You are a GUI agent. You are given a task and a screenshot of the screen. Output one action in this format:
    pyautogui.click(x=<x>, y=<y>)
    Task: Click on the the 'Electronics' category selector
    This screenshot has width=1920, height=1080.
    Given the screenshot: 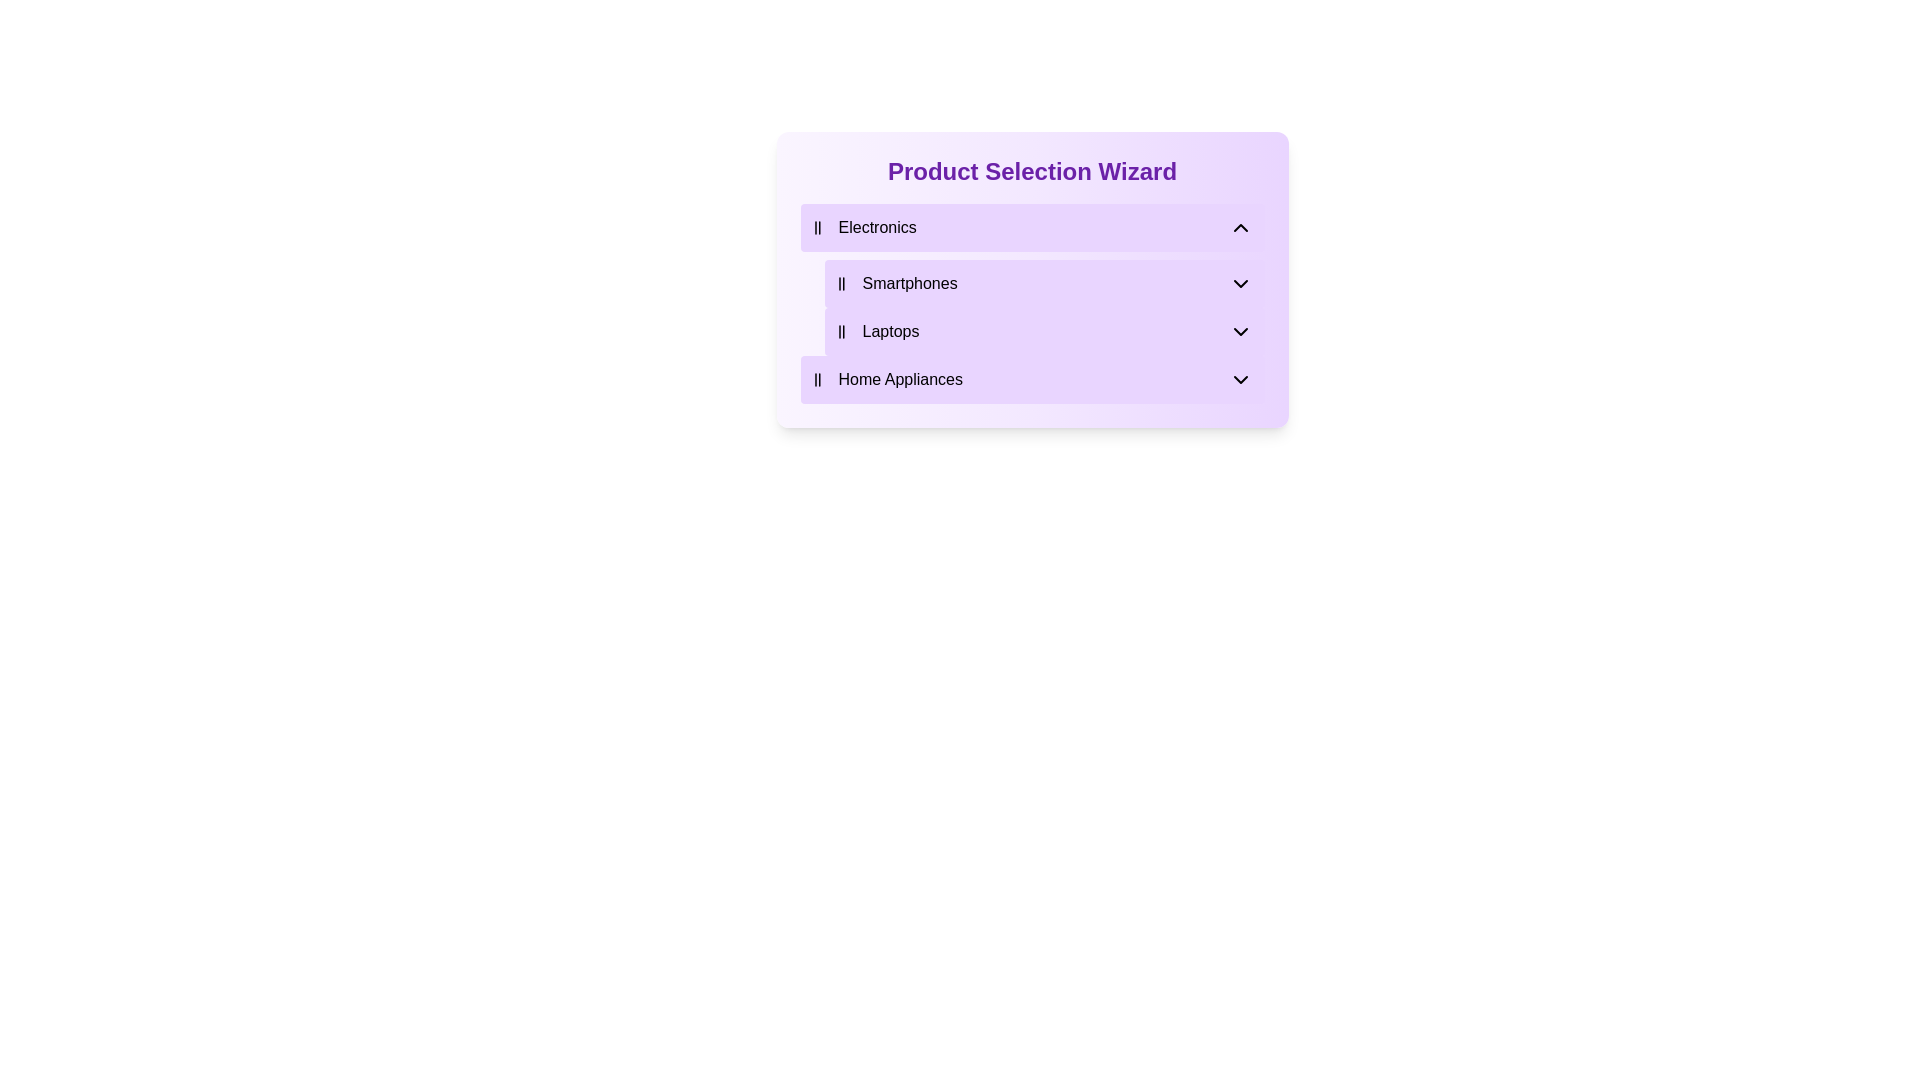 What is the action you would take?
    pyautogui.click(x=864, y=226)
    